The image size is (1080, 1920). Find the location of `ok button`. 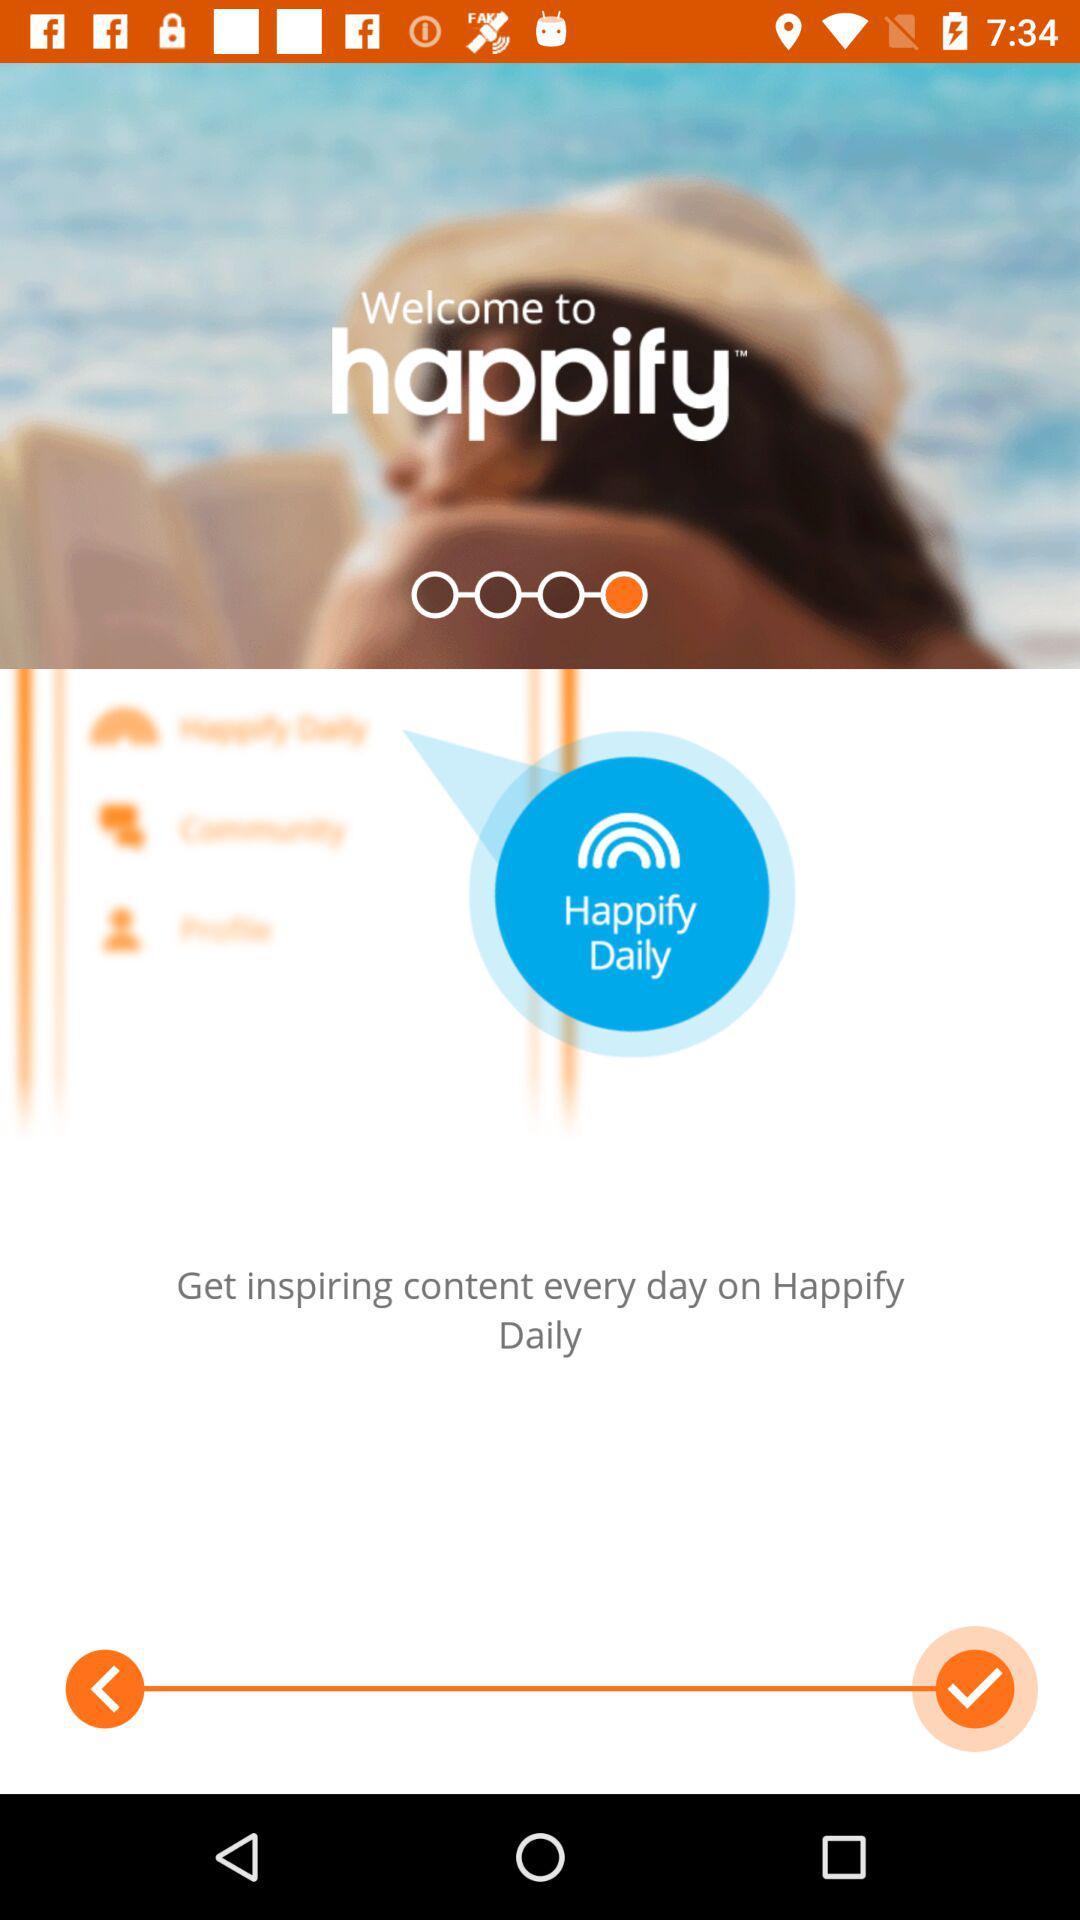

ok button is located at coordinates (974, 1688).